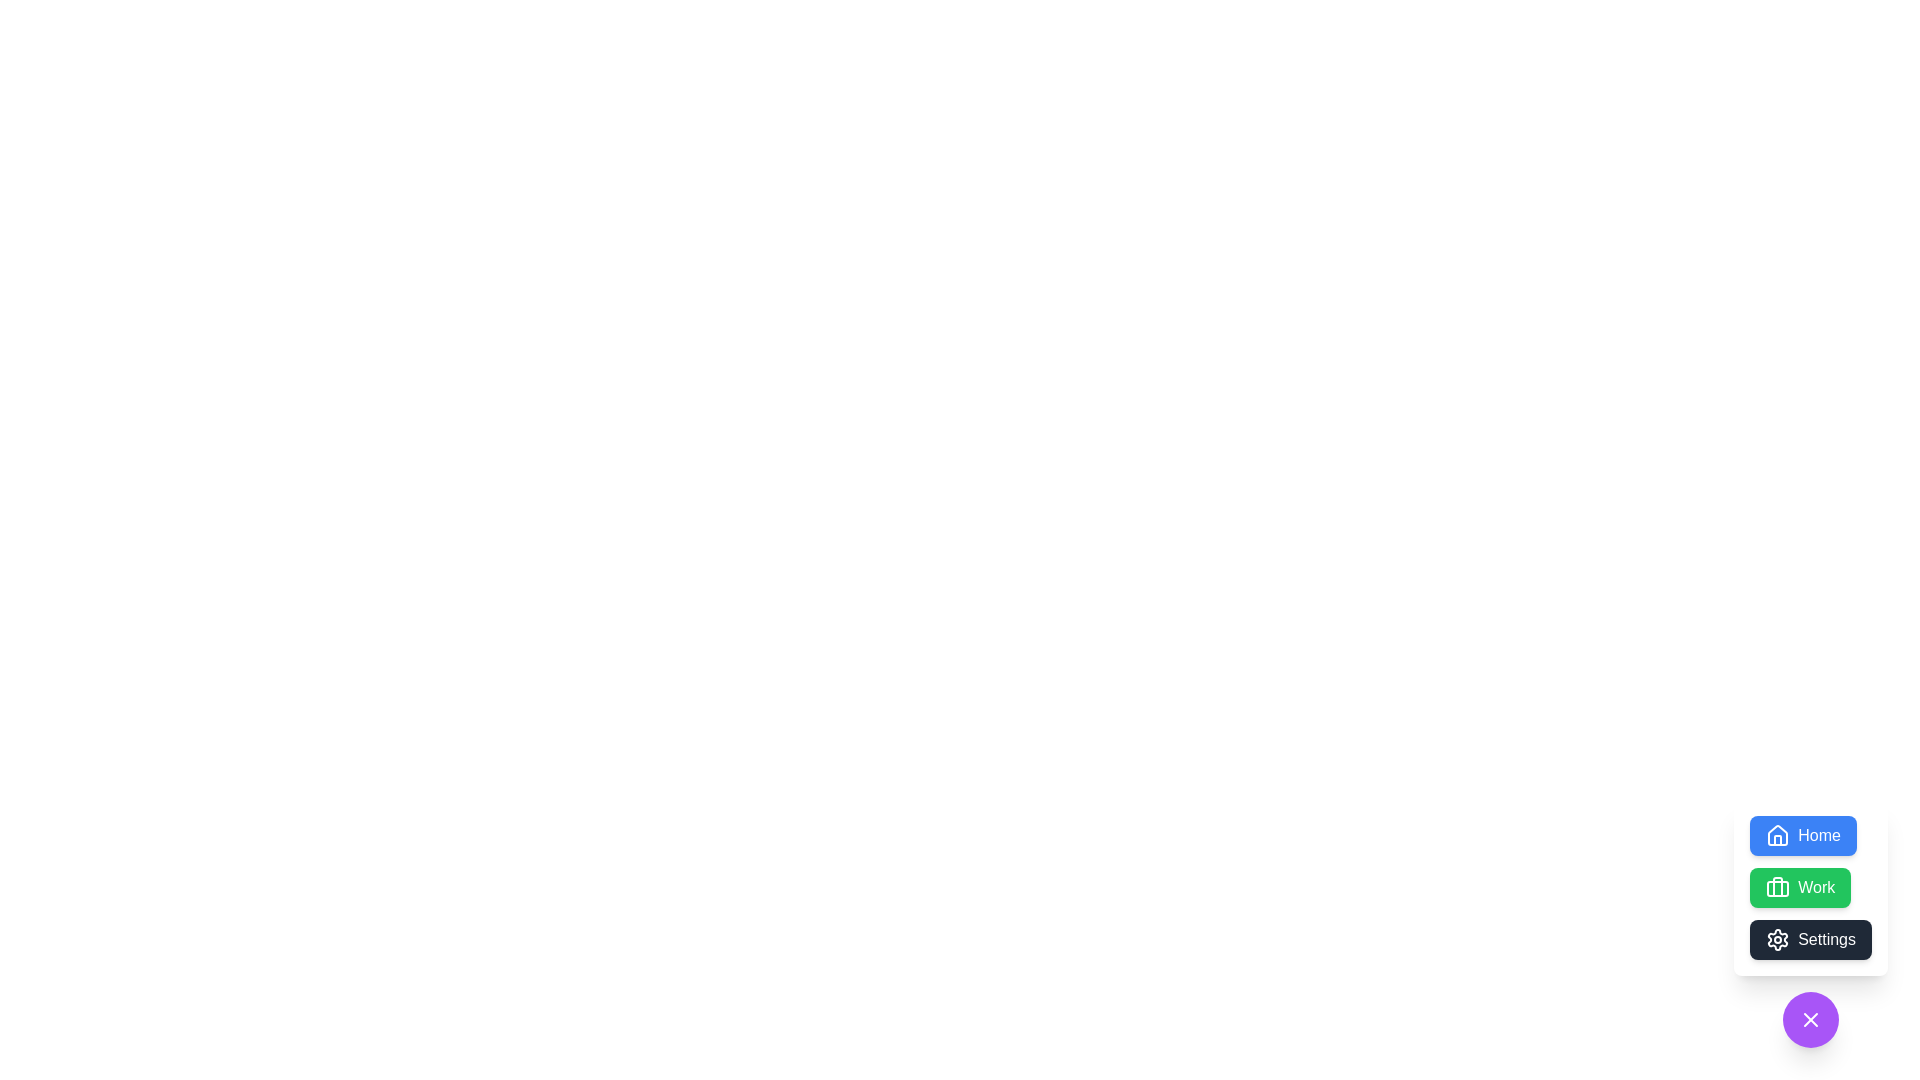 This screenshot has height=1080, width=1920. Describe the element at coordinates (1778, 886) in the screenshot. I see `the left vertical line part of the briefcase handle located within the 'Work' button` at that location.